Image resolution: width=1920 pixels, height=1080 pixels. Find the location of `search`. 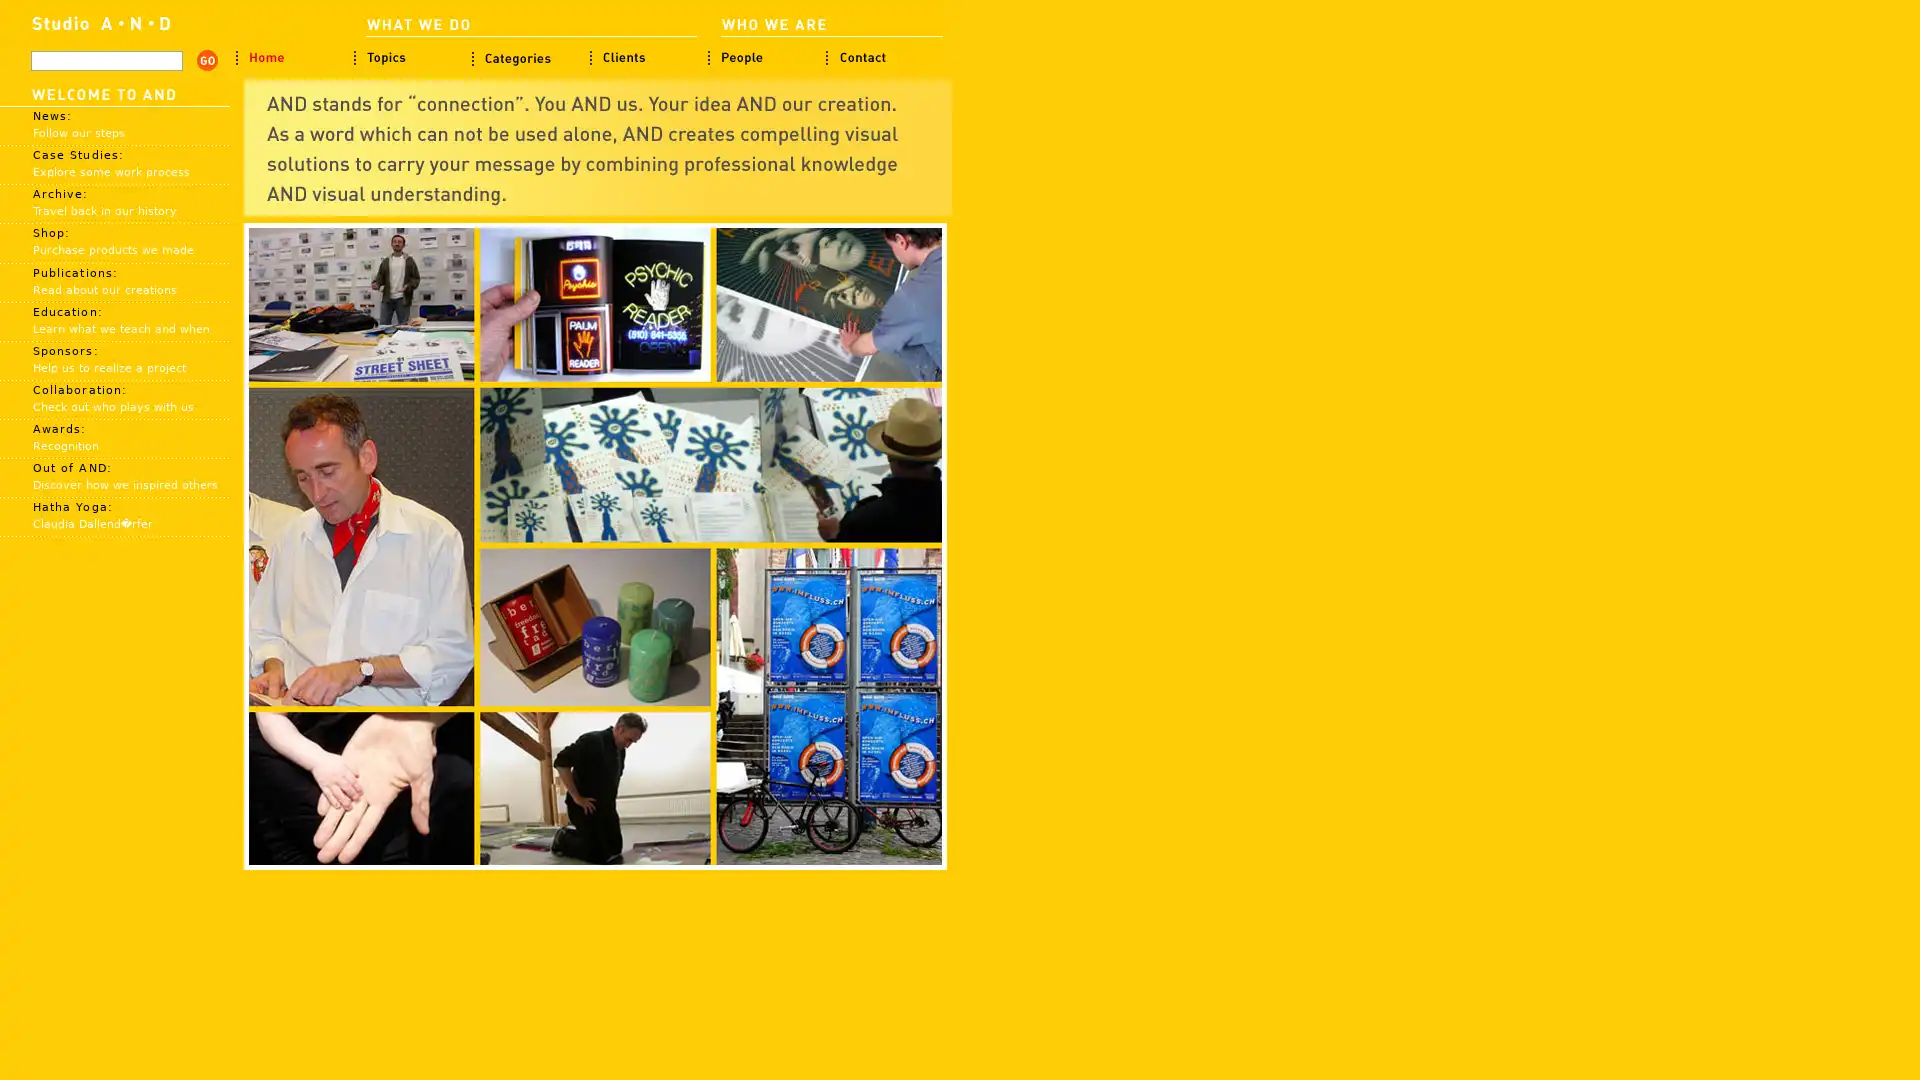

search is located at coordinates (206, 59).